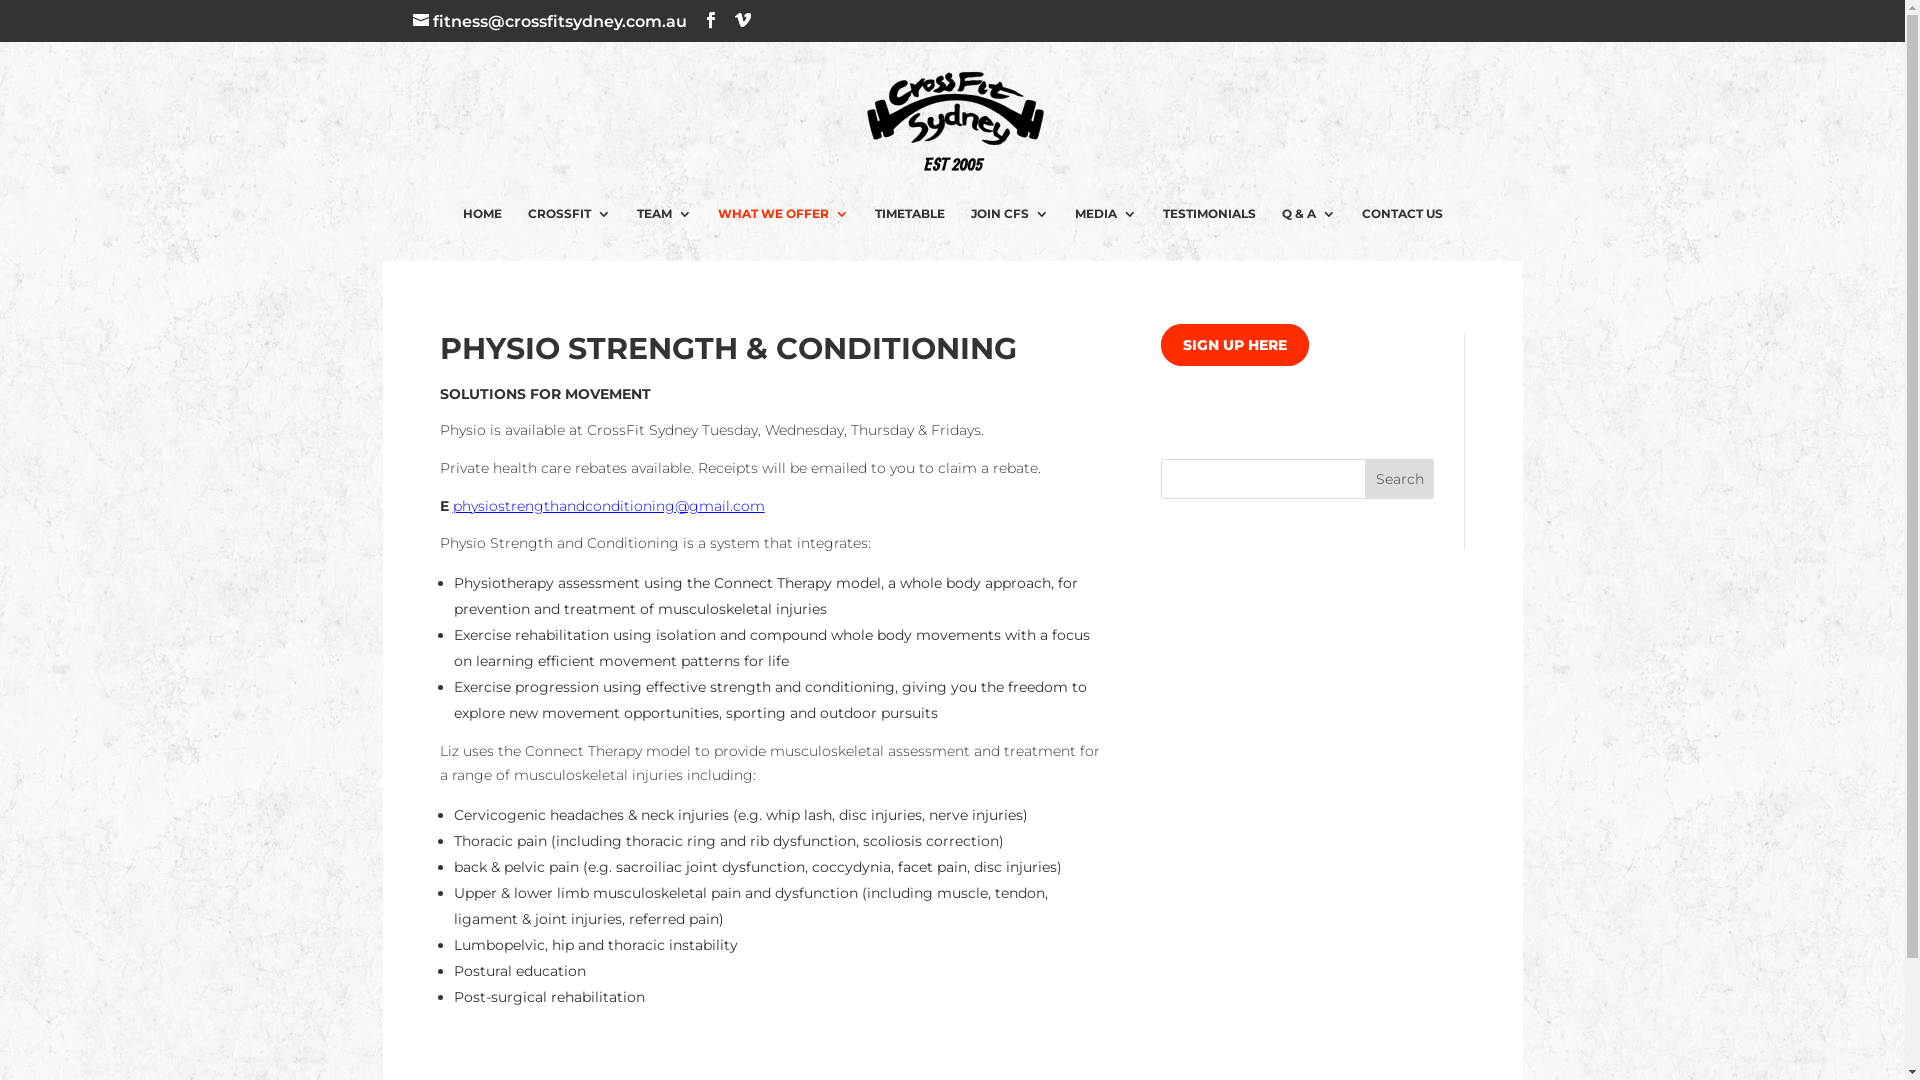  I want to click on 'CONTACT US', so click(1401, 219).